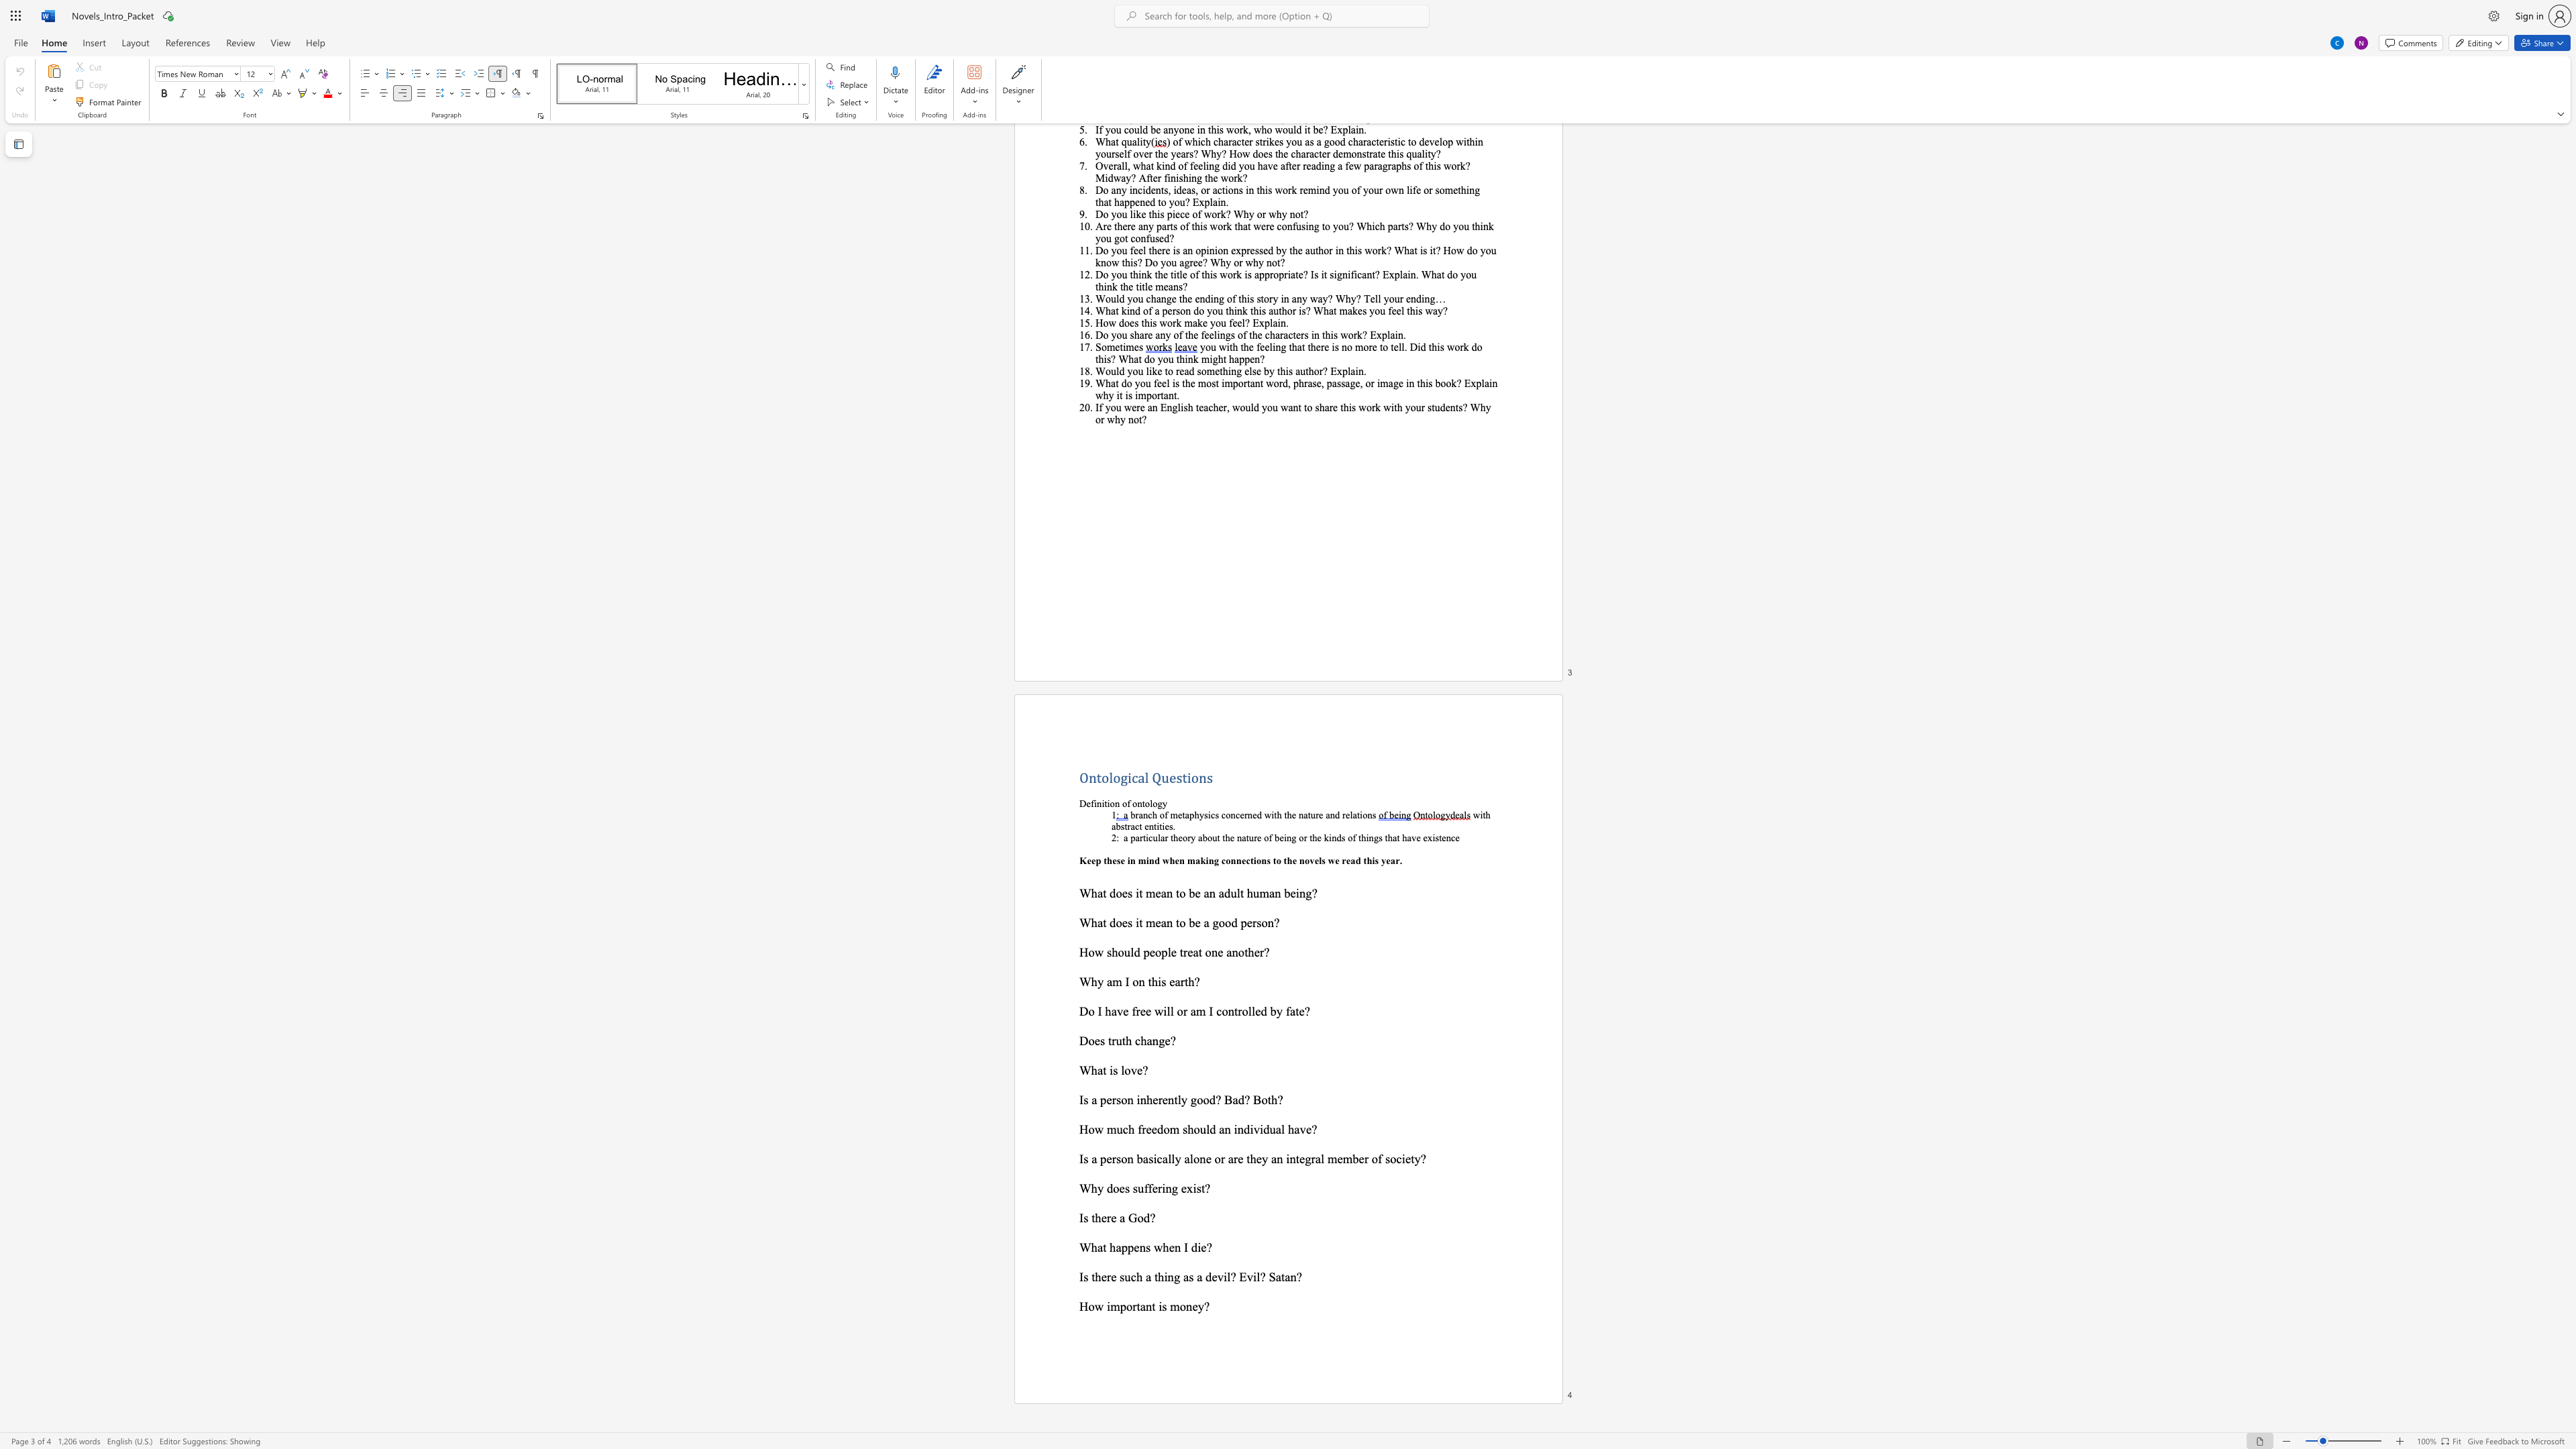 The width and height of the screenshot is (2576, 1449). What do you see at coordinates (1111, 1040) in the screenshot?
I see `the subset text "ruth cha" within the text "Does truth change?"` at bounding box center [1111, 1040].